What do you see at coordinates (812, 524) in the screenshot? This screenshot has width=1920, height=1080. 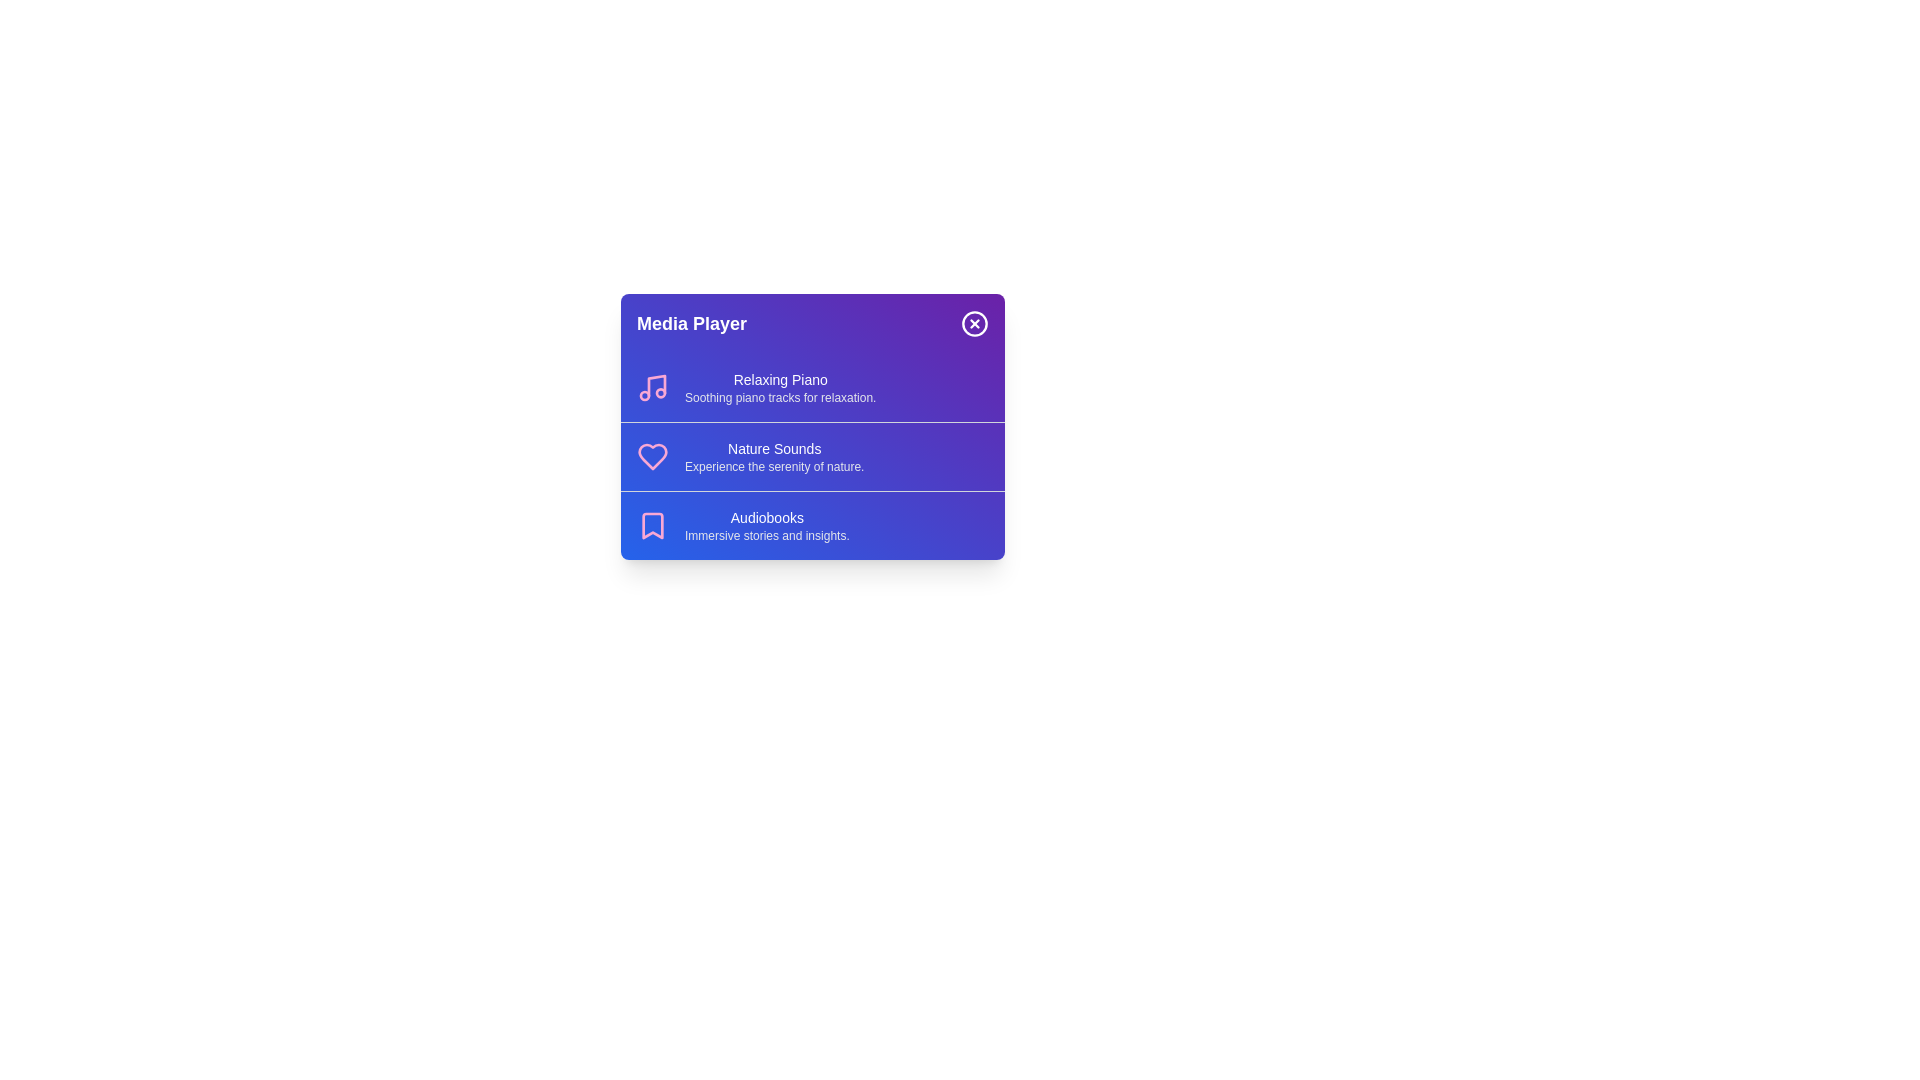 I see `the media item Audiobooks from the menu` at bounding box center [812, 524].